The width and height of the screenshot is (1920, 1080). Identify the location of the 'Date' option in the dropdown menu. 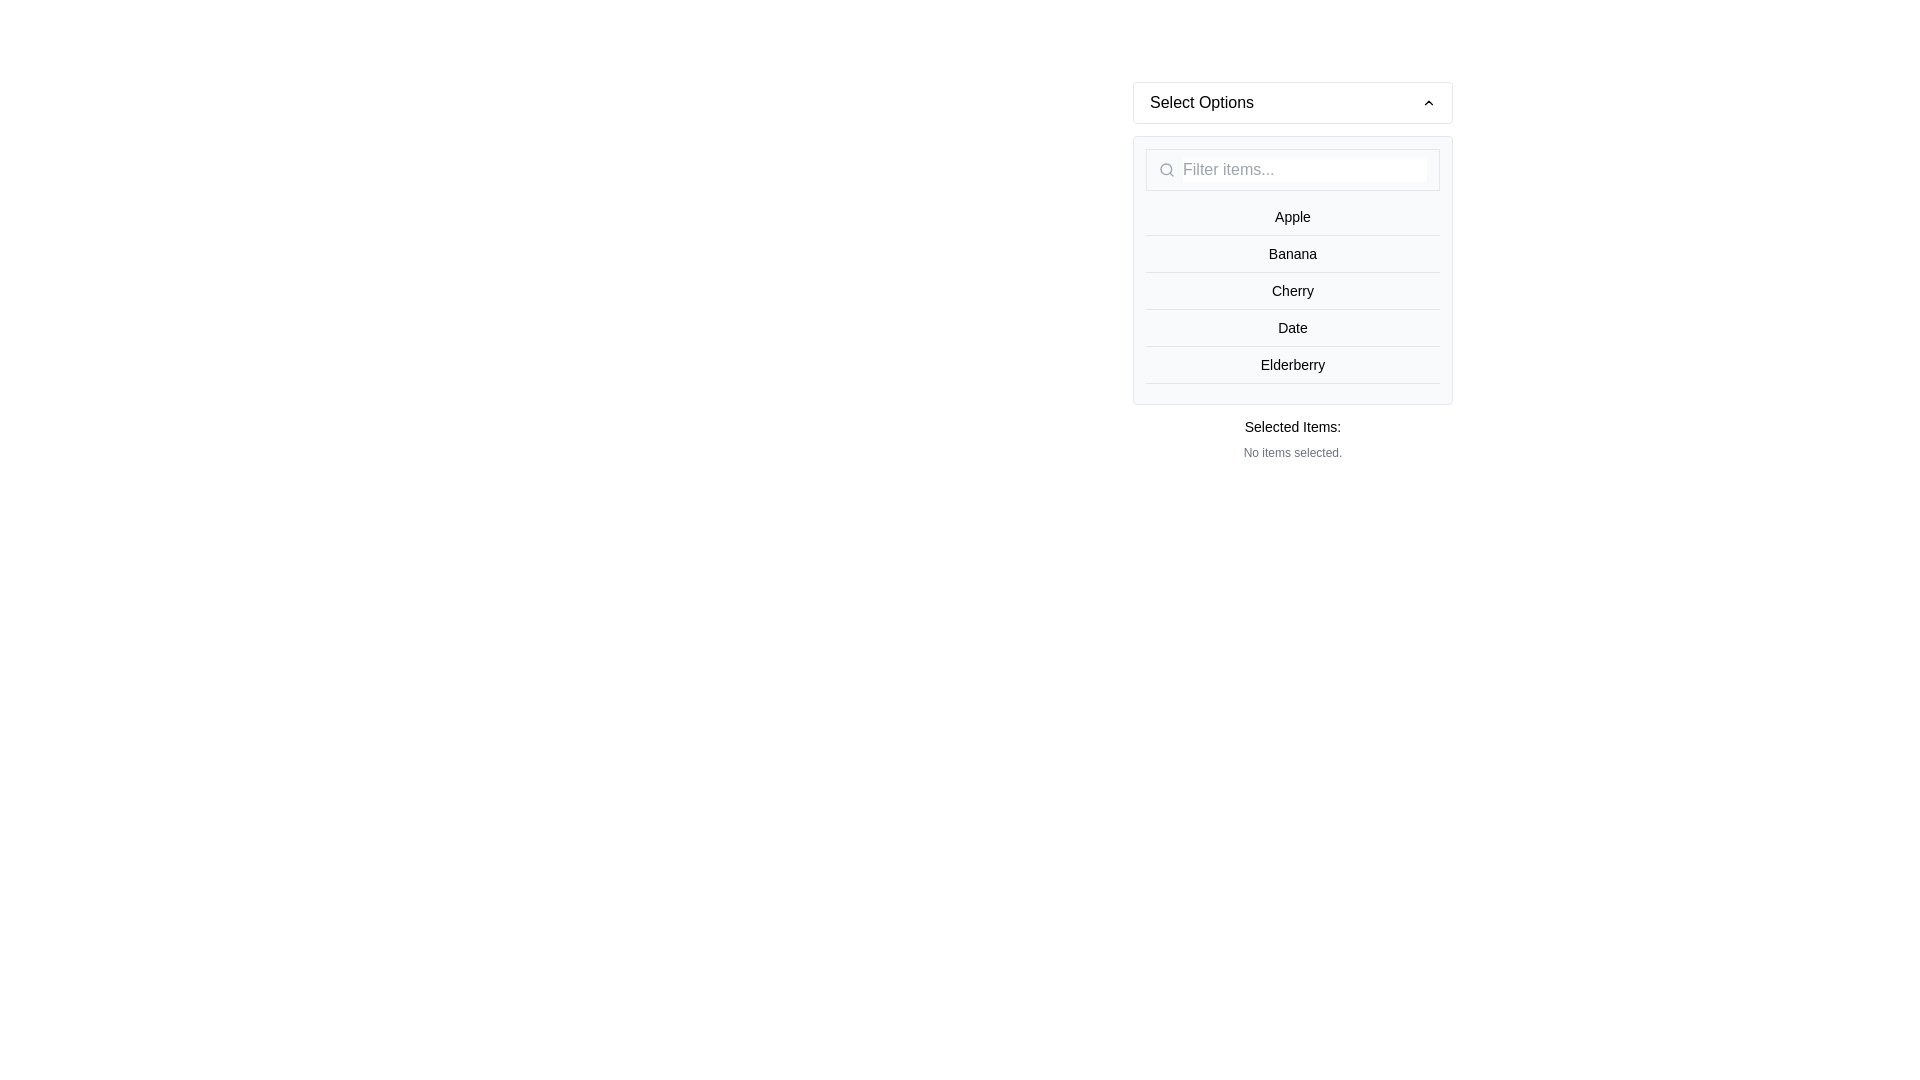
(1292, 326).